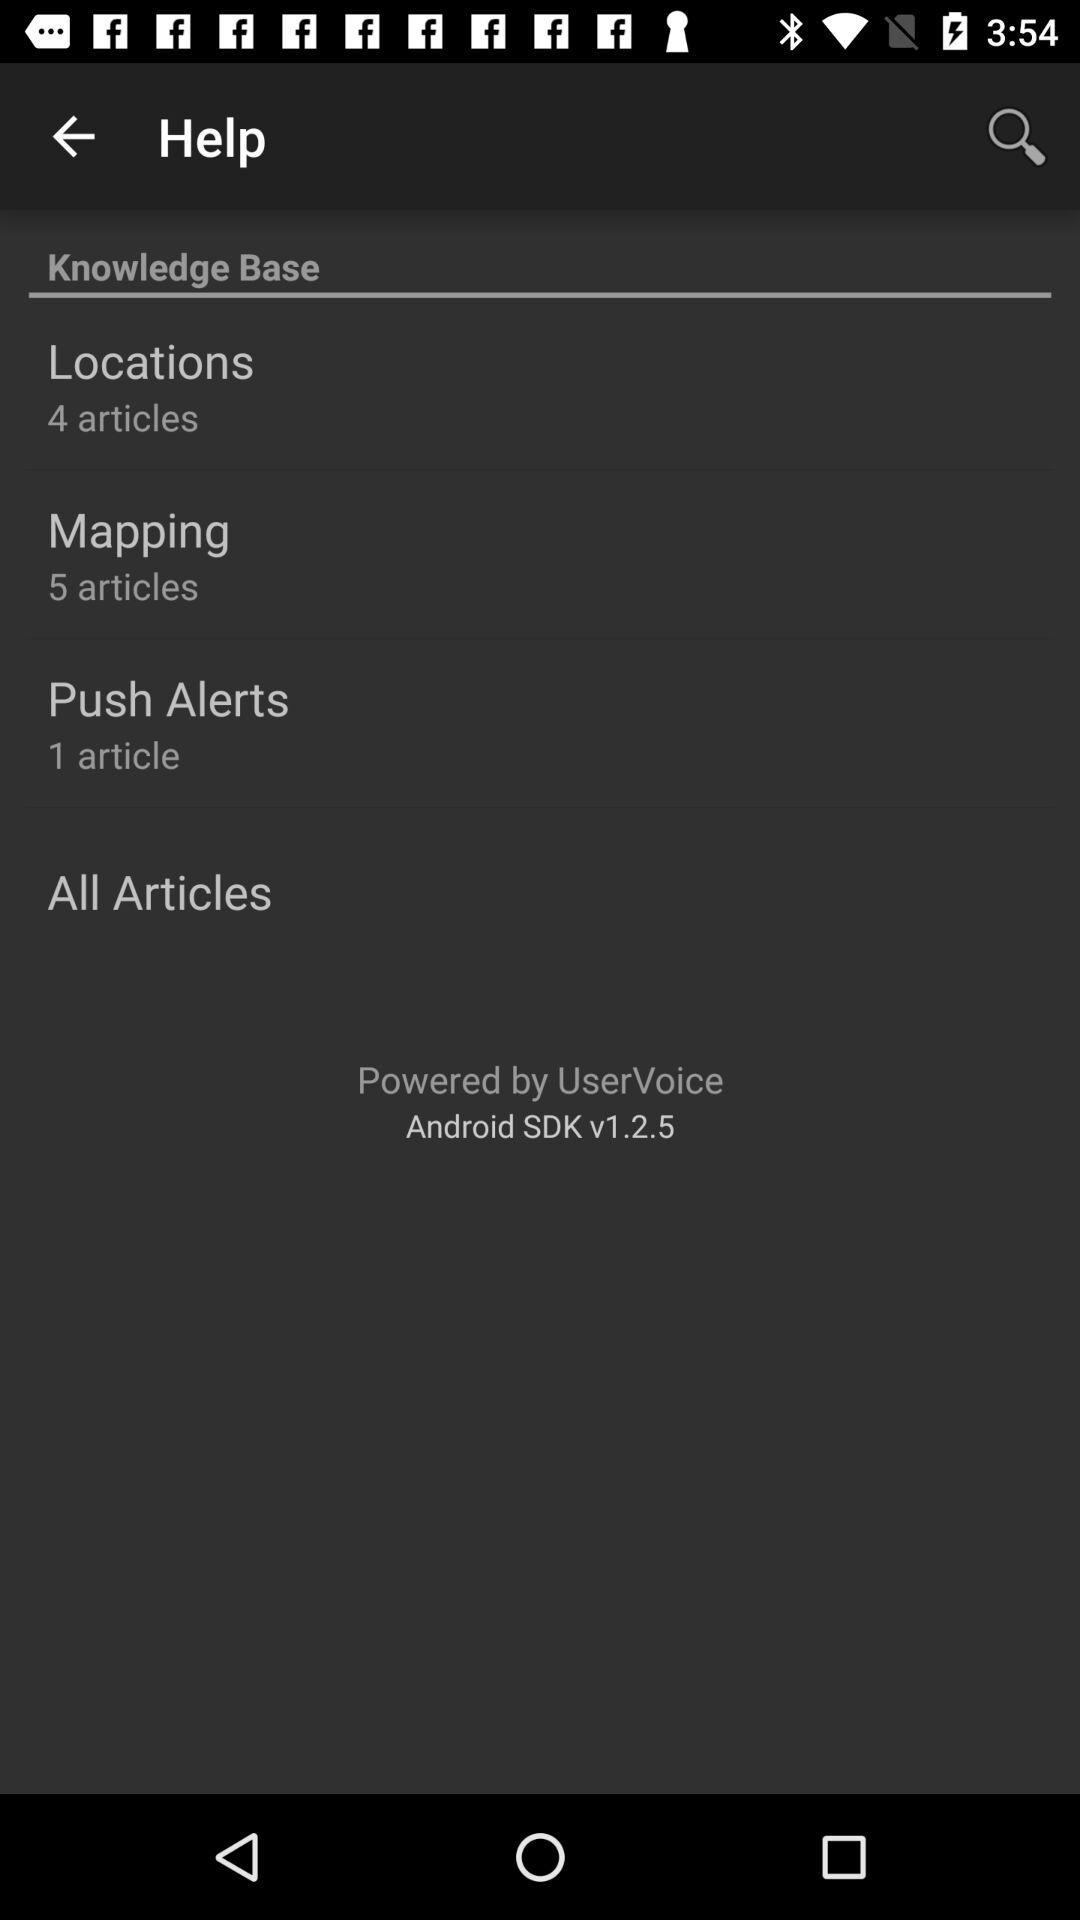 The width and height of the screenshot is (1080, 1920). What do you see at coordinates (123, 416) in the screenshot?
I see `4 articles icon` at bounding box center [123, 416].